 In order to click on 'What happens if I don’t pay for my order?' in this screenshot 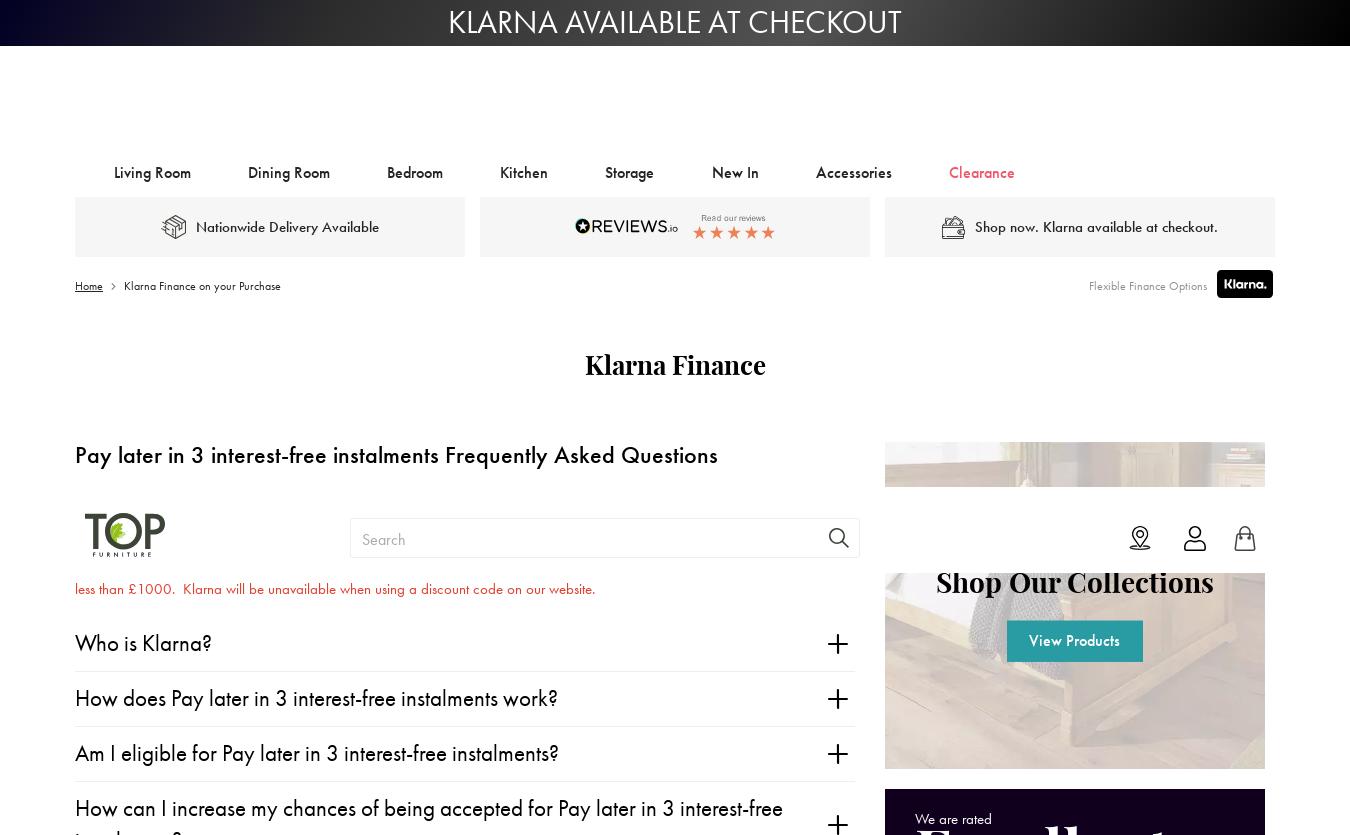, I will do `click(261, 665)`.